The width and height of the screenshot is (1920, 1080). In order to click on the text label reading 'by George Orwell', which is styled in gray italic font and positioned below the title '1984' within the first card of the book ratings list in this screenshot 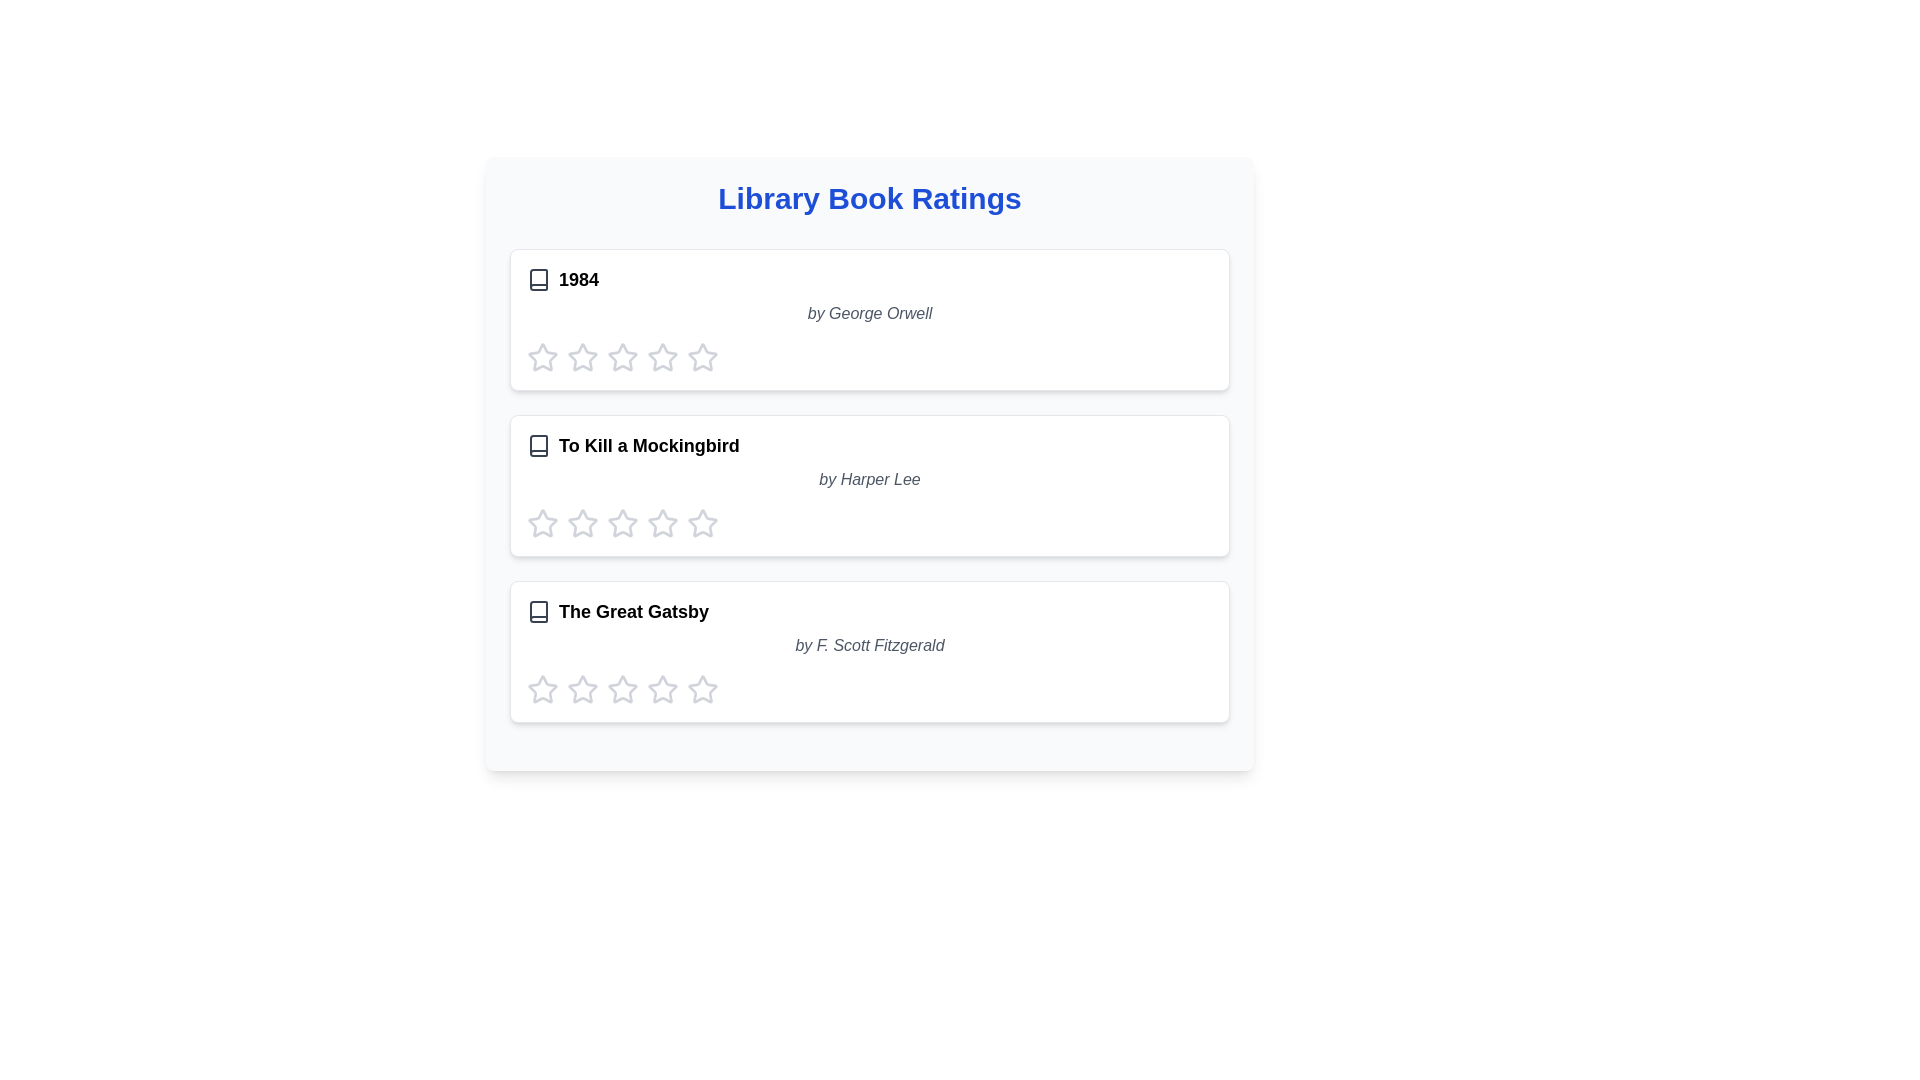, I will do `click(869, 313)`.